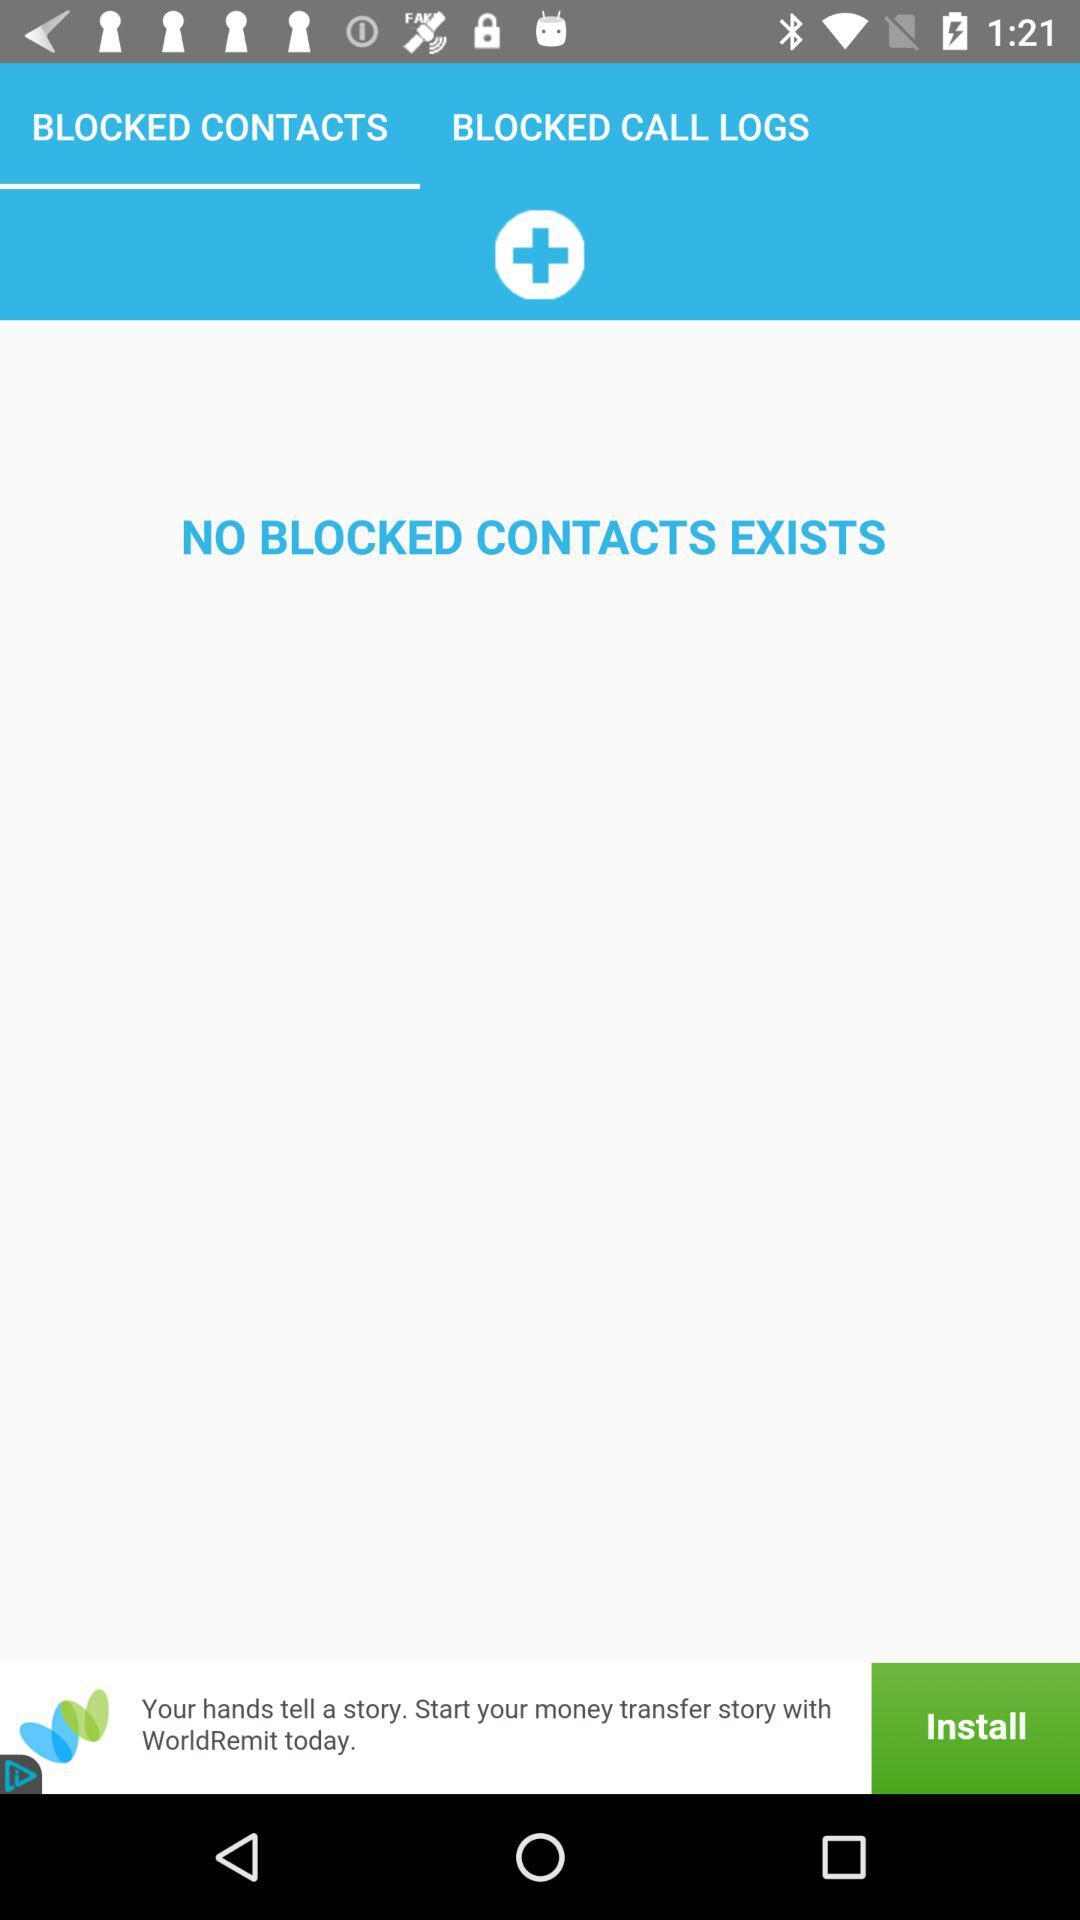 This screenshot has width=1080, height=1920. Describe the element at coordinates (540, 1727) in the screenshot. I see `link to an advertisement site` at that location.